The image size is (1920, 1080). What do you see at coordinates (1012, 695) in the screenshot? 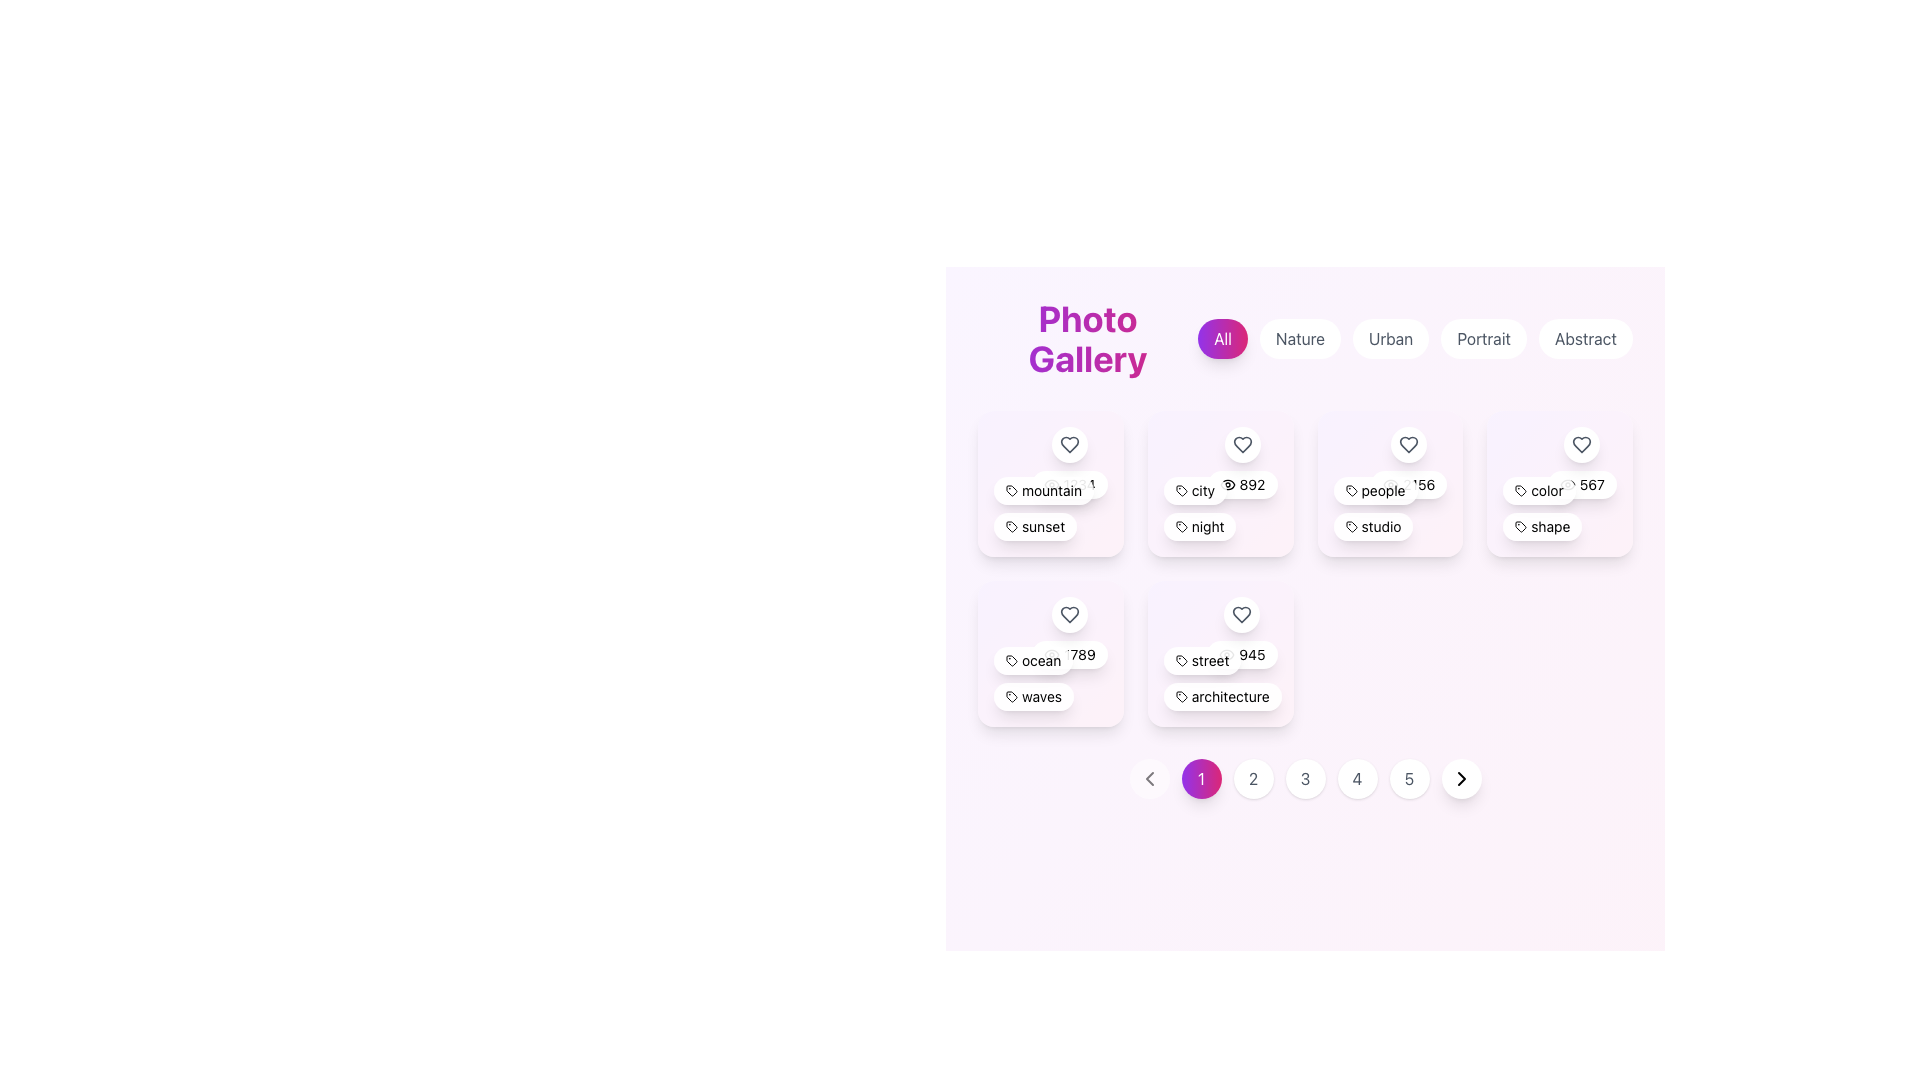
I see `the visual styling of the decorative icon located at the leftmost side of the label containing the text 'waves', positioned near its vertical center` at bounding box center [1012, 695].